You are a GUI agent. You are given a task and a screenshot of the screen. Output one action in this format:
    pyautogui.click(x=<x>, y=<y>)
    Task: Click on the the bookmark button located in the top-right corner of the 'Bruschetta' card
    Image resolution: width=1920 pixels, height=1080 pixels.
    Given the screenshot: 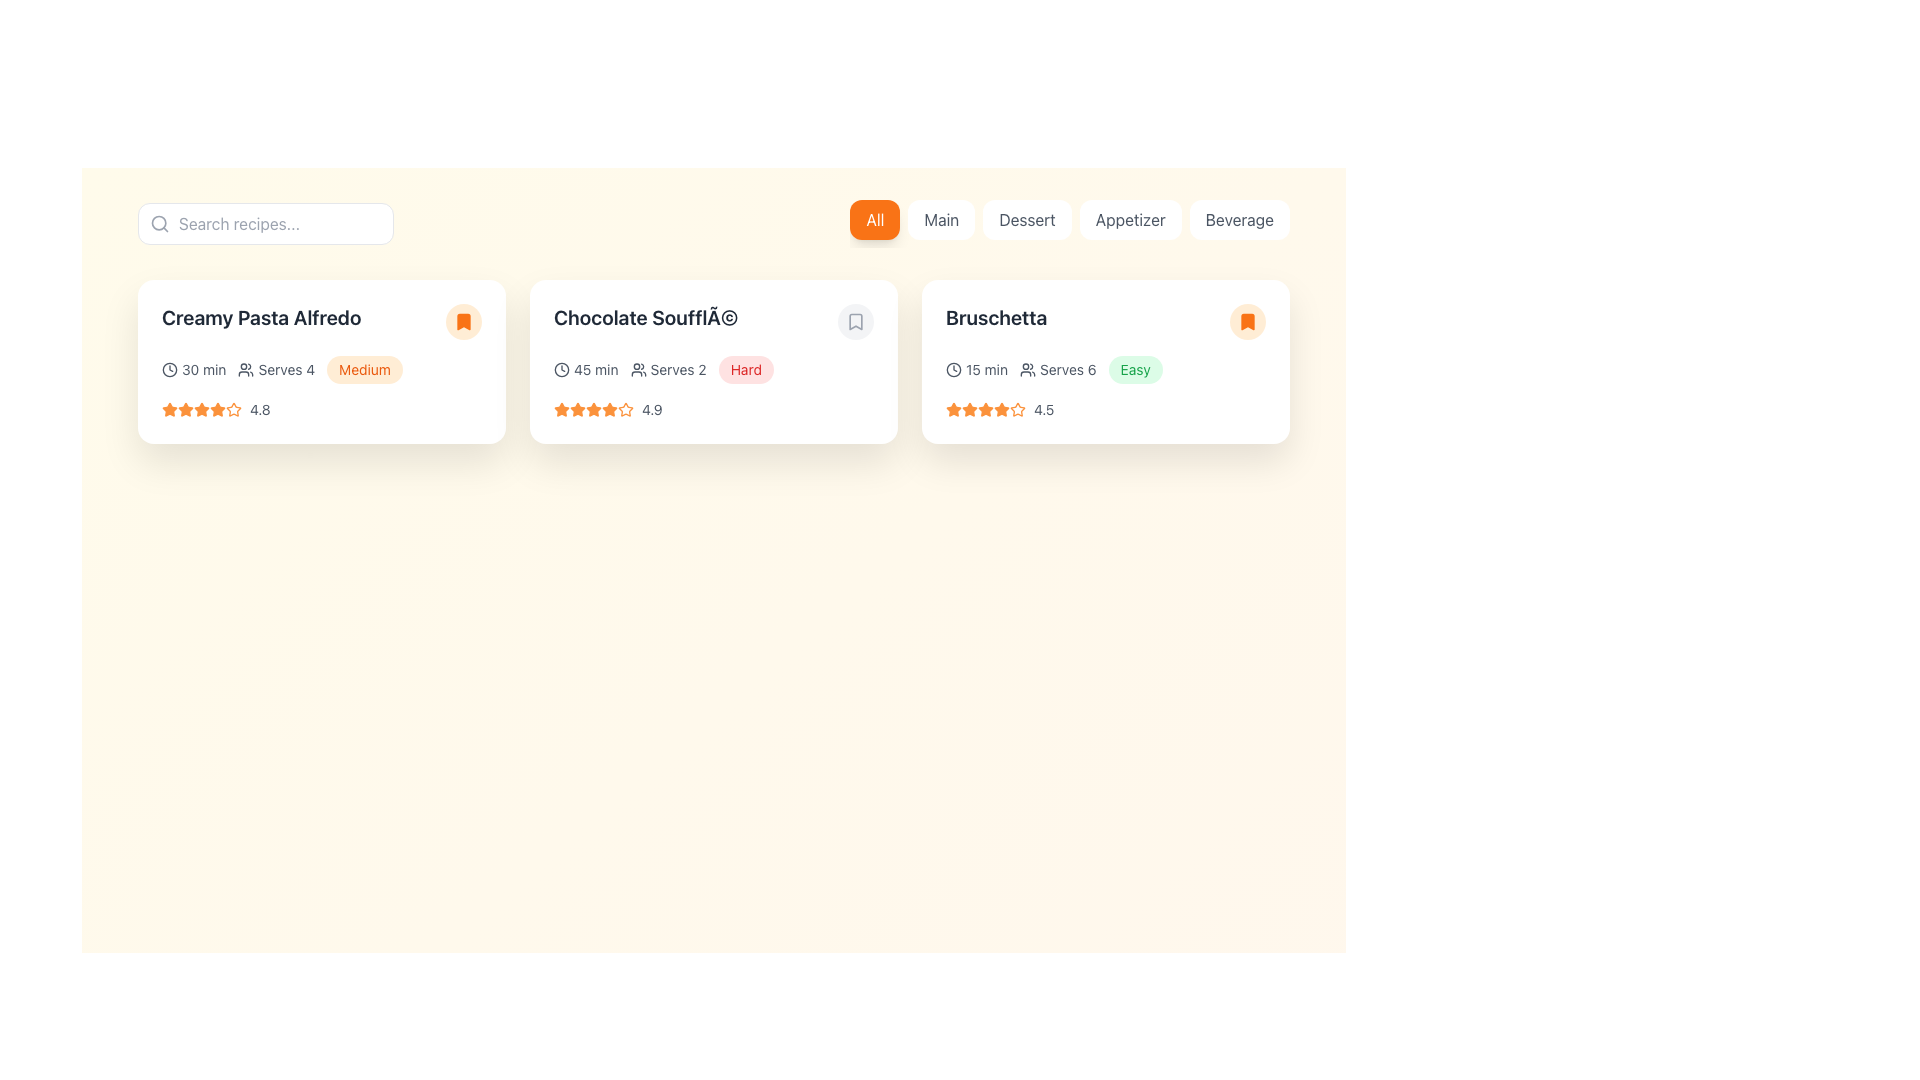 What is the action you would take?
    pyautogui.click(x=1247, y=320)
    